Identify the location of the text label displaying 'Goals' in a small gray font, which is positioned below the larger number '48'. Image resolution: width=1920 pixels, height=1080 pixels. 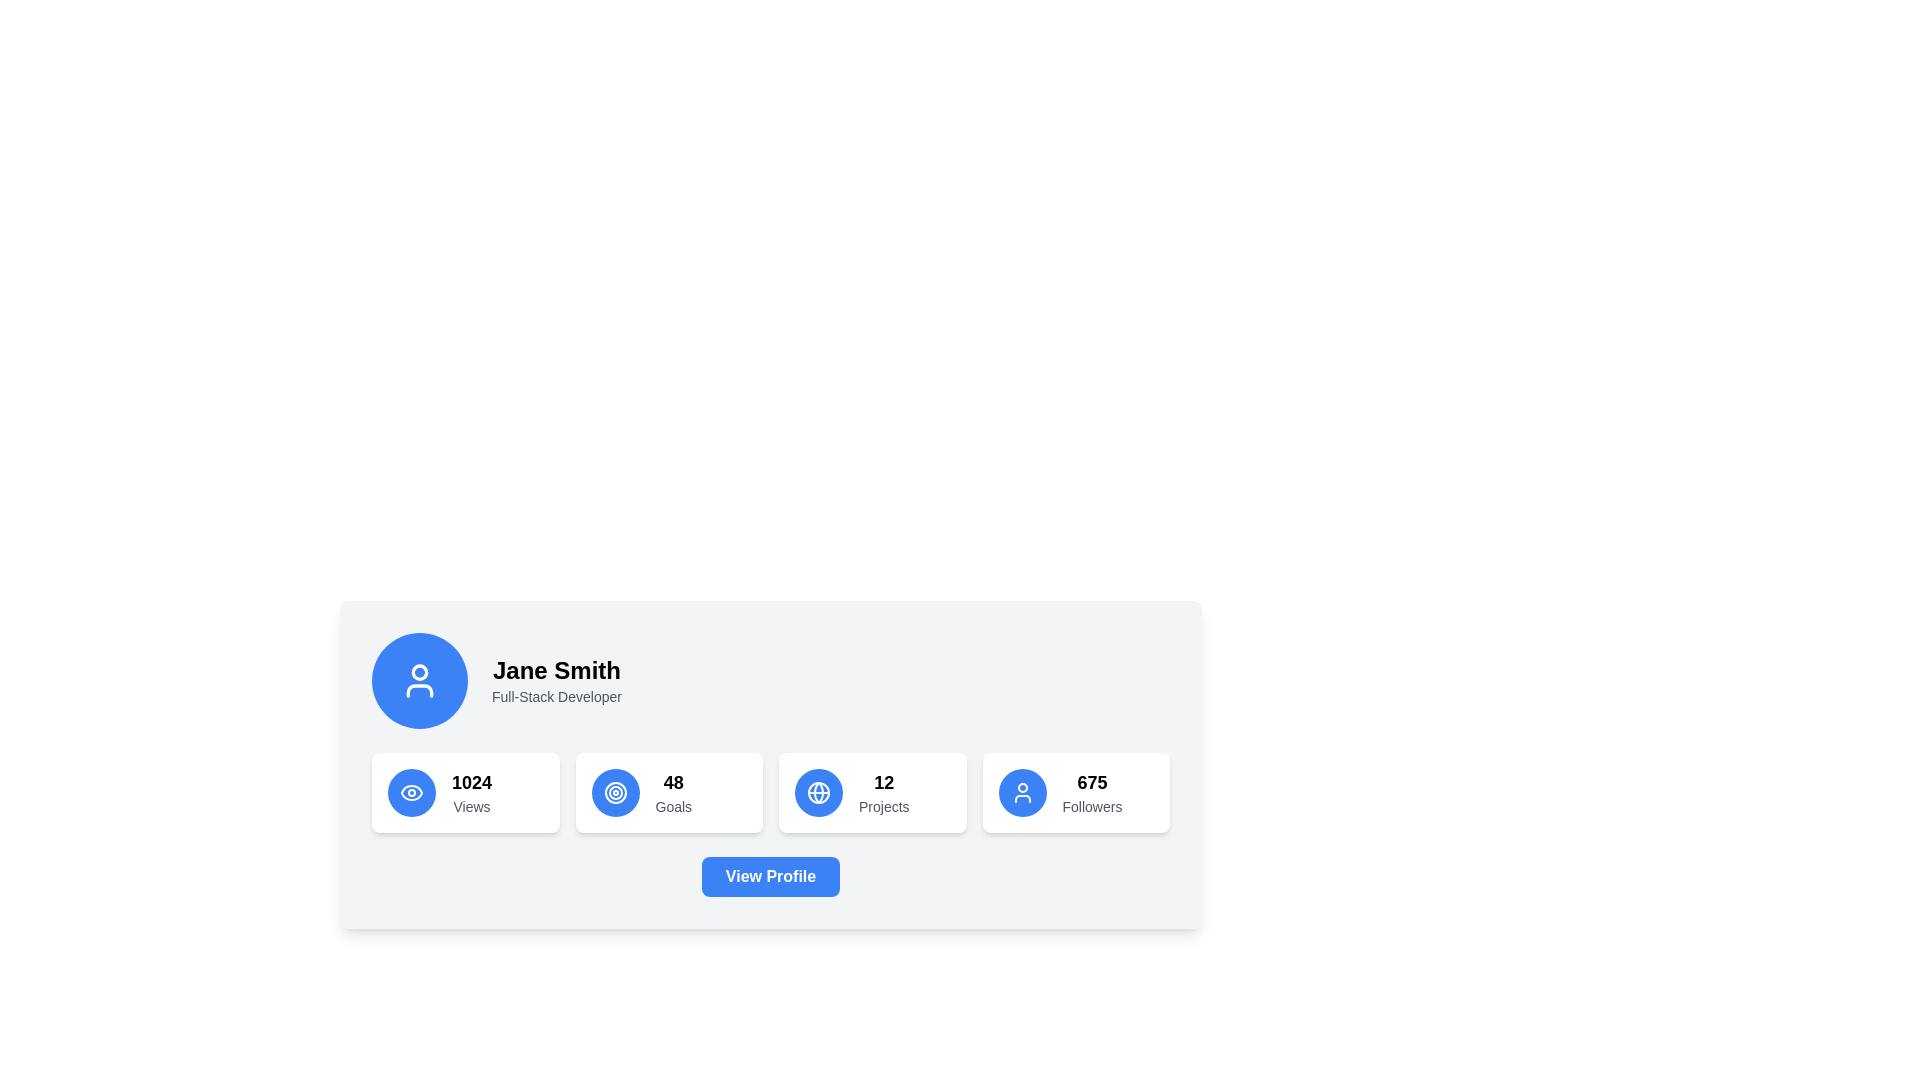
(673, 805).